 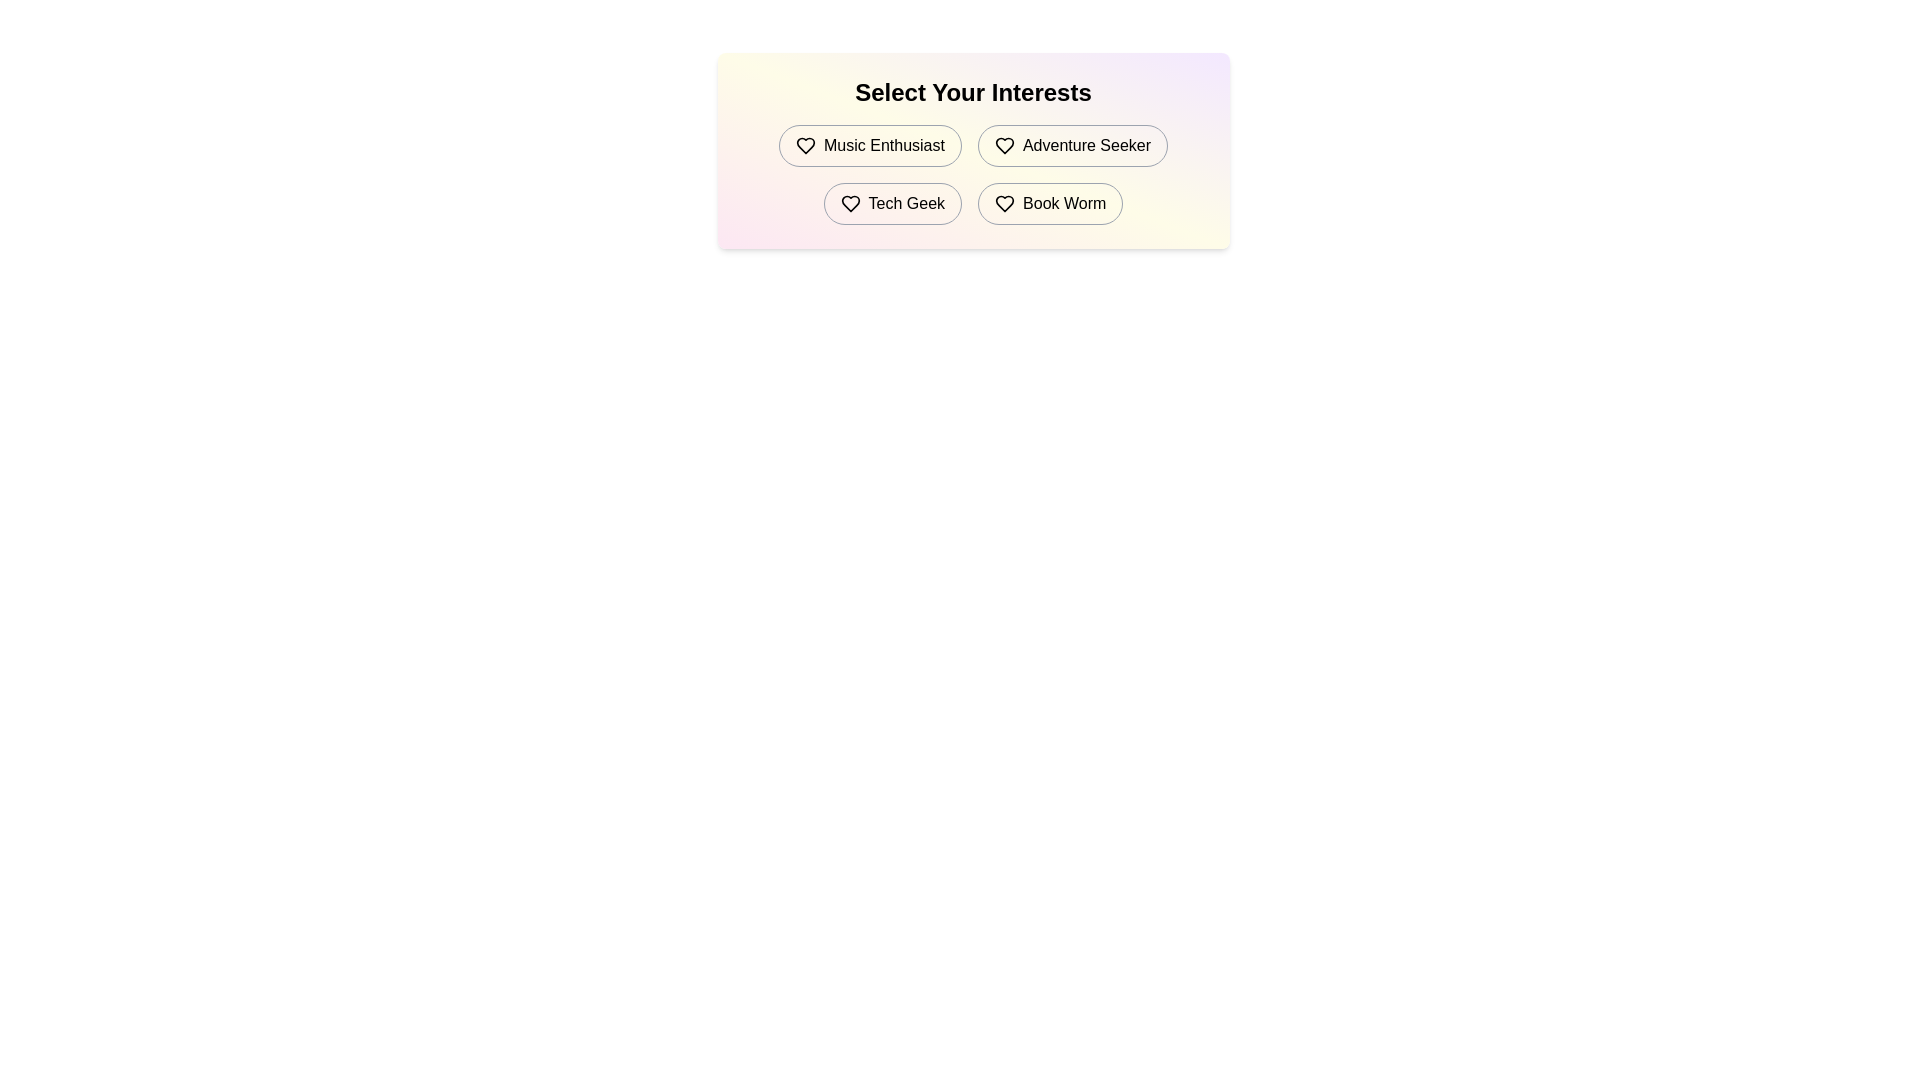 What do you see at coordinates (1071, 145) in the screenshot?
I see `the tag button labeled 'Adventure Seeker' to observe its hover effect` at bounding box center [1071, 145].